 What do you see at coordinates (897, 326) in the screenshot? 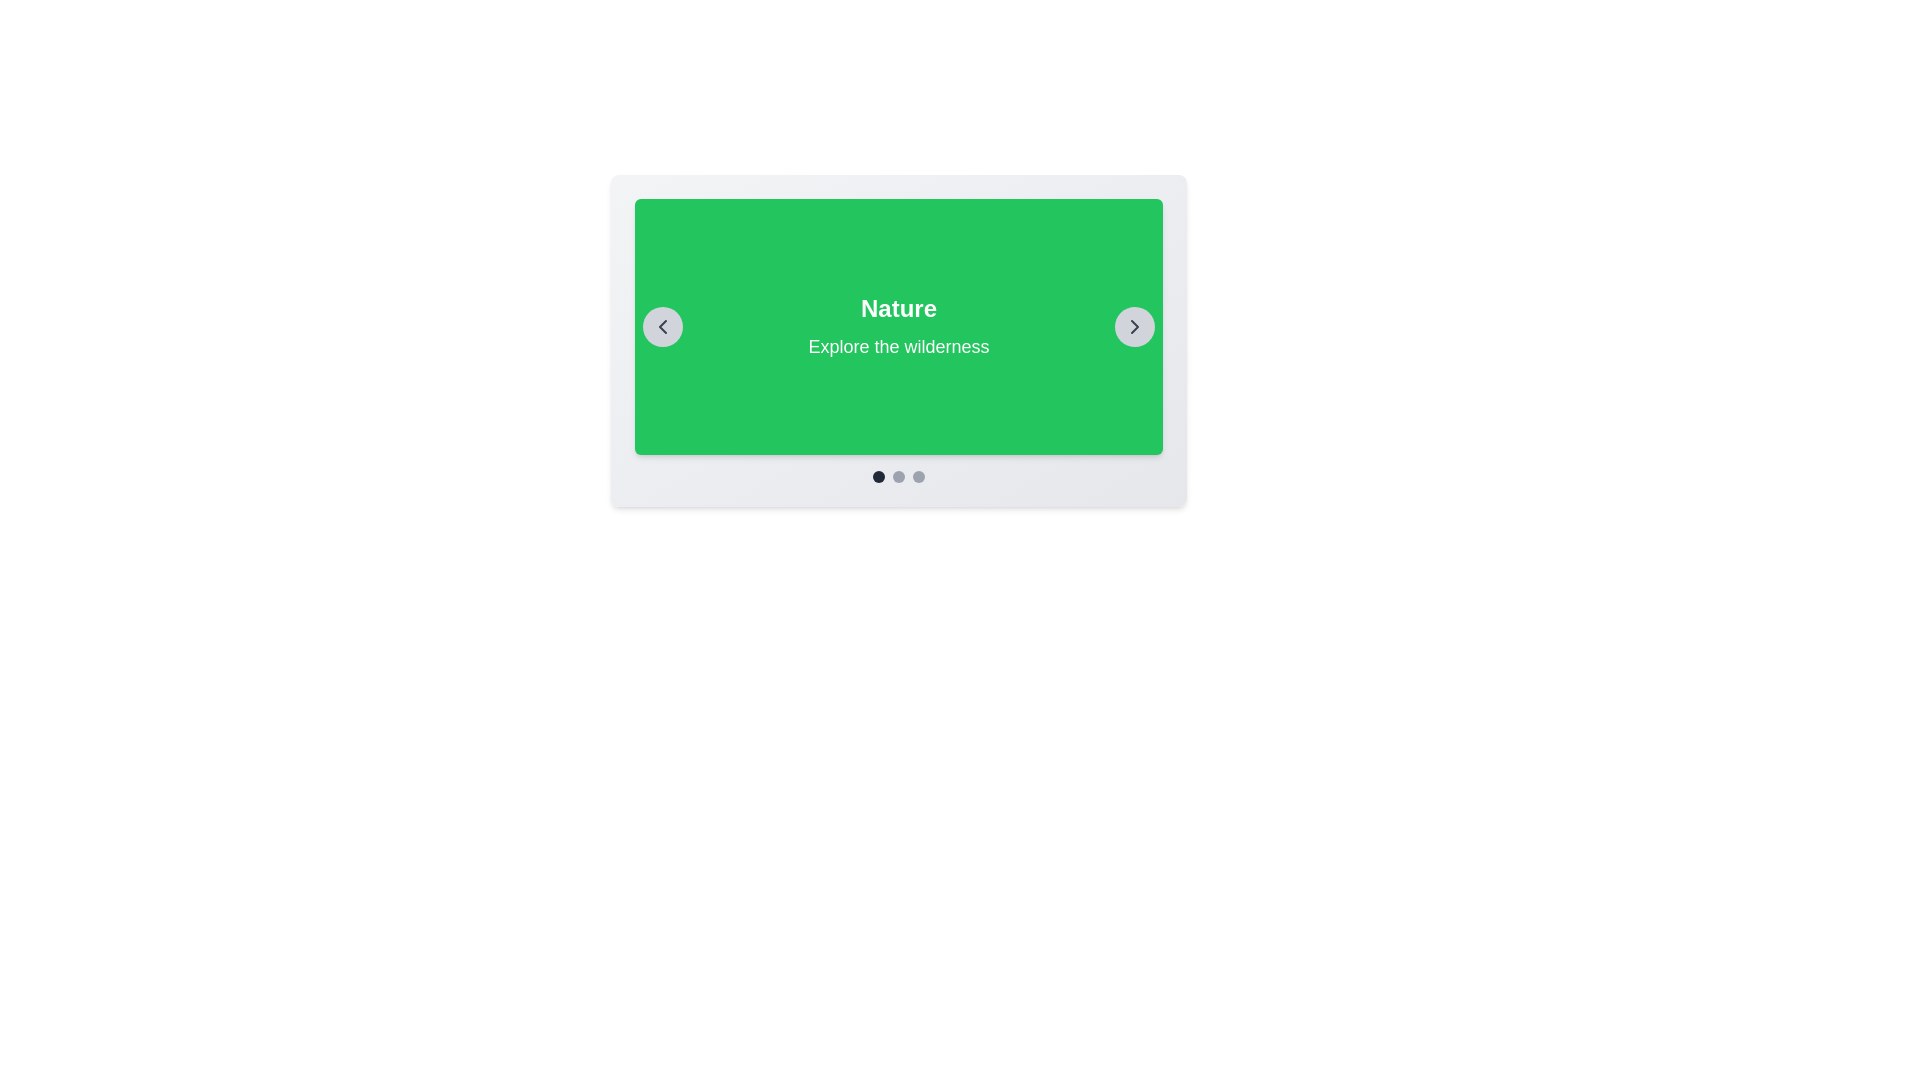
I see `the central display panel that presents the title and description, part of a carousel or slideshow component` at bounding box center [897, 326].